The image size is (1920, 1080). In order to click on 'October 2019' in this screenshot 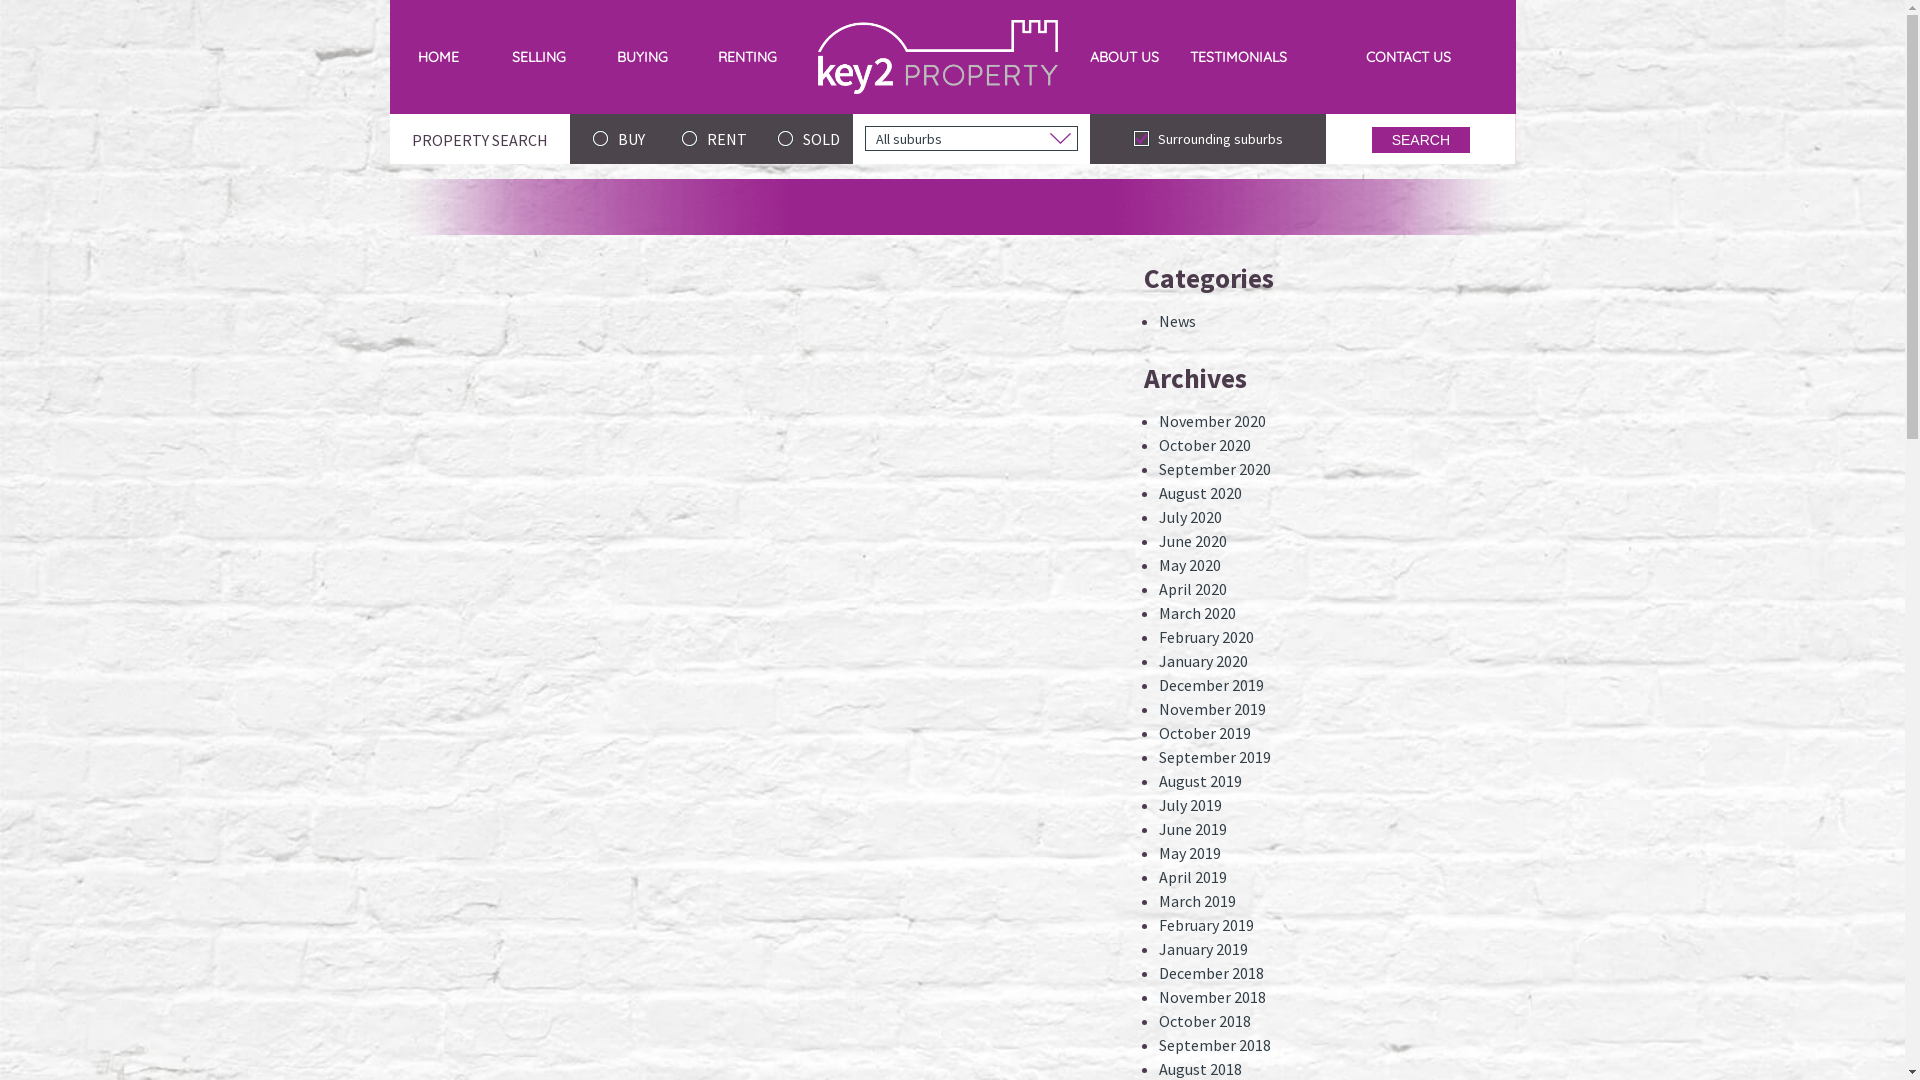, I will do `click(1203, 732)`.